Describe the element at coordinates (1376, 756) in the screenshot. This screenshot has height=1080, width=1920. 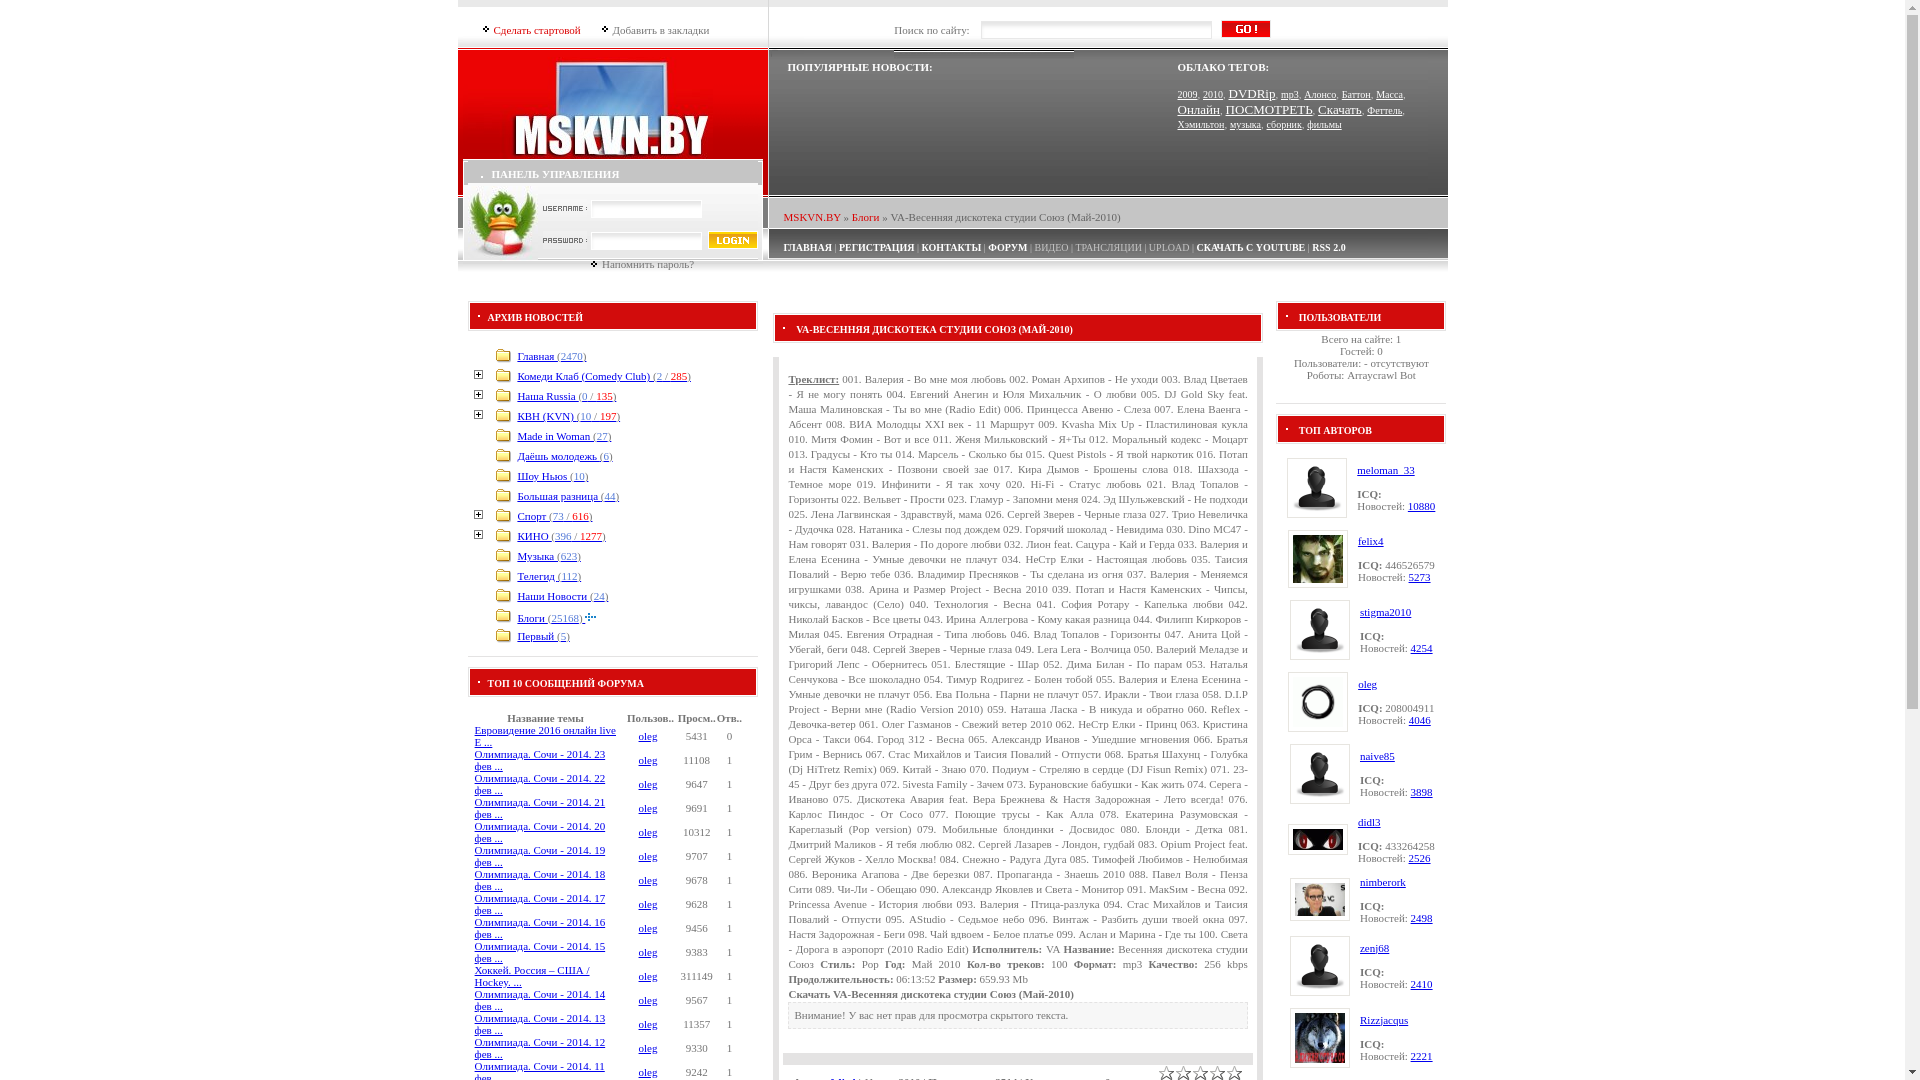
I see `'naive85'` at that location.